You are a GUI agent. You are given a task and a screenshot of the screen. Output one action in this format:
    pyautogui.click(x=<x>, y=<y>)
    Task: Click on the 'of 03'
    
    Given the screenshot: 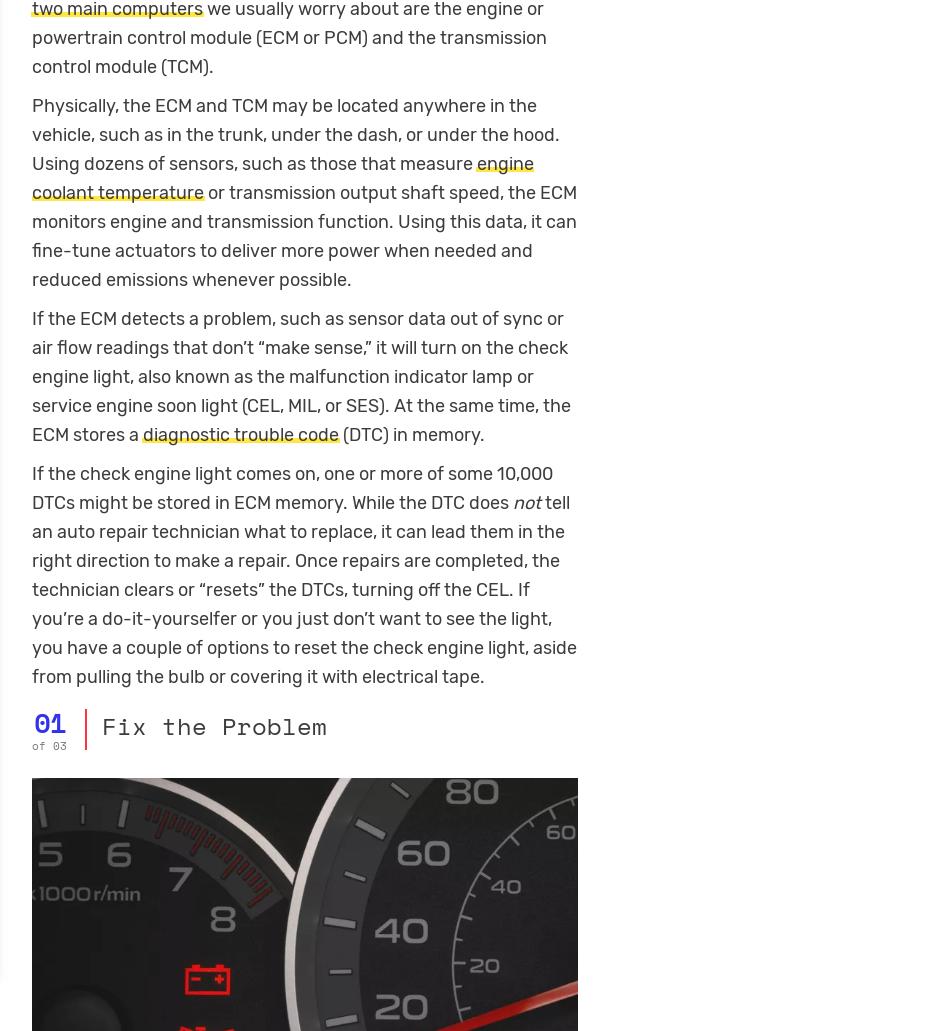 What is the action you would take?
    pyautogui.click(x=49, y=744)
    